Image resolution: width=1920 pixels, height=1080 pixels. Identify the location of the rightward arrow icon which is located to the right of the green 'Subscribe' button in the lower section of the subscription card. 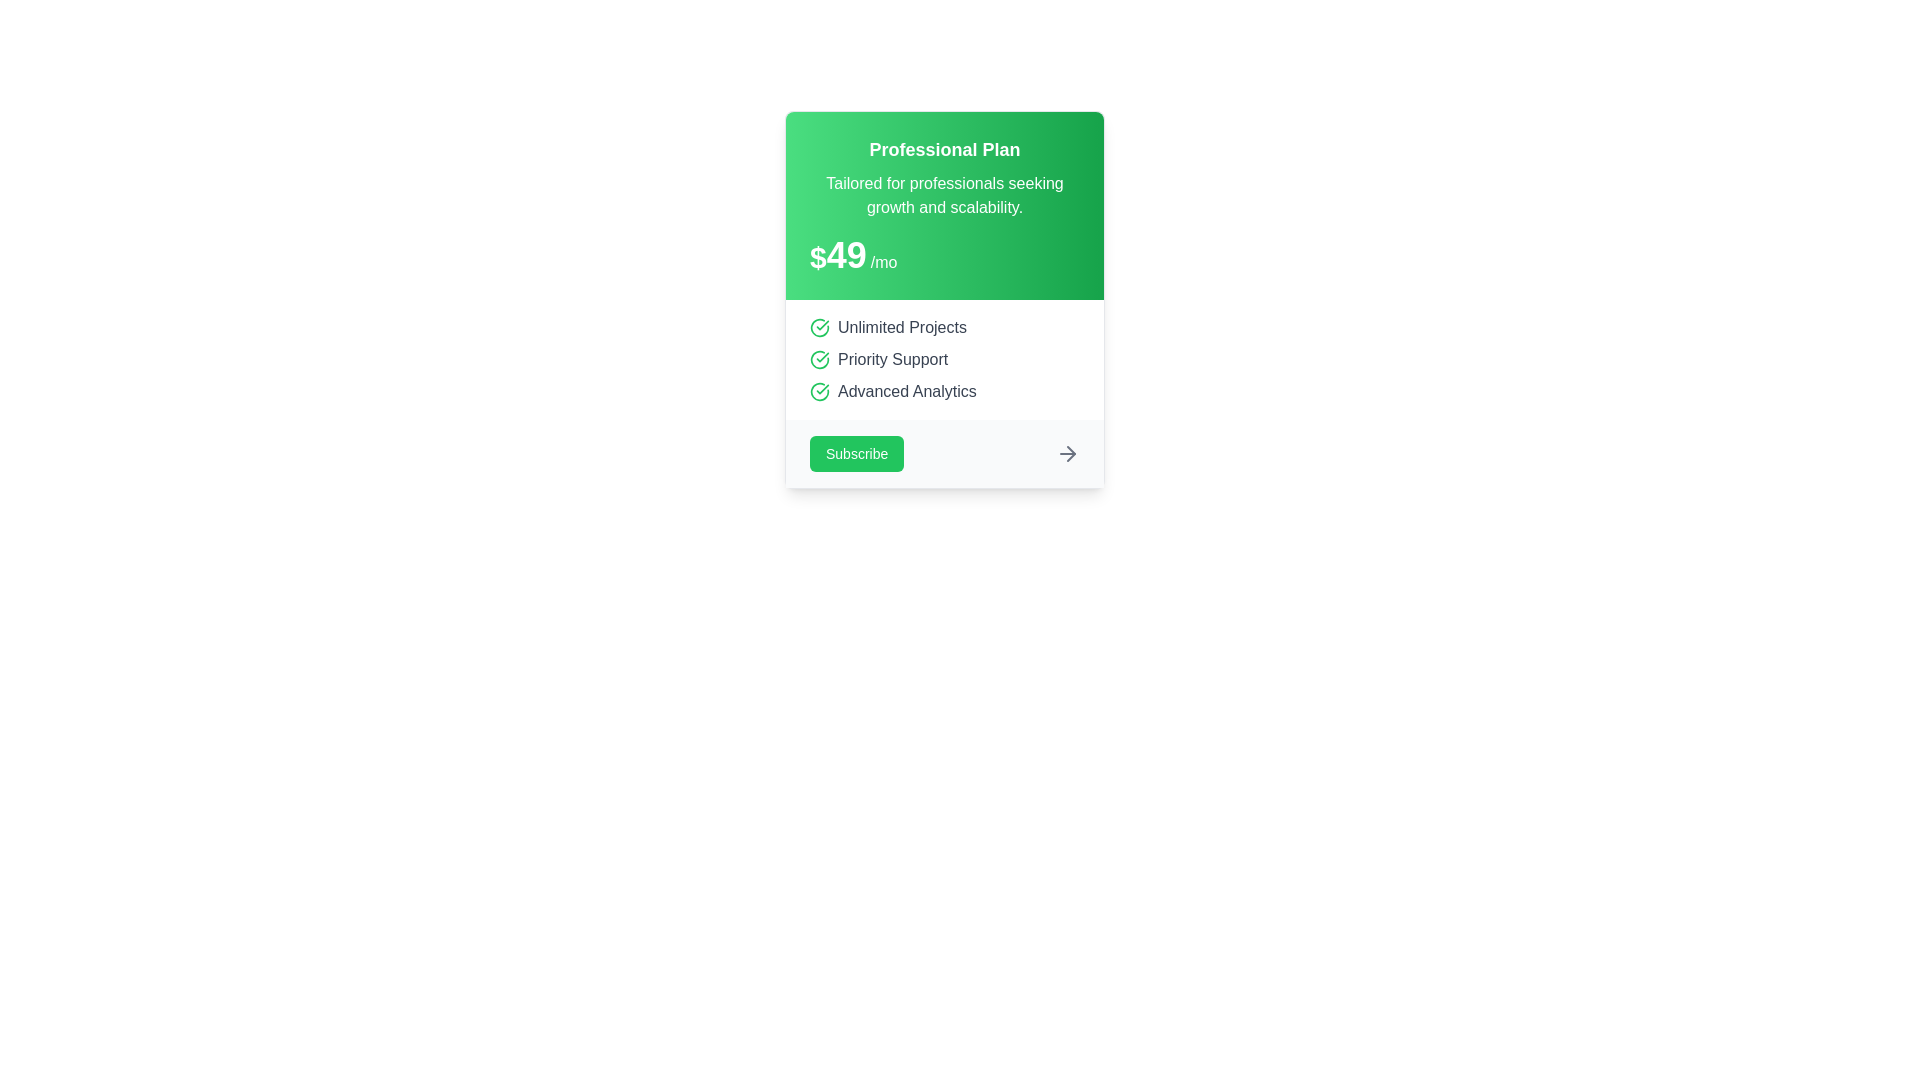
(1067, 454).